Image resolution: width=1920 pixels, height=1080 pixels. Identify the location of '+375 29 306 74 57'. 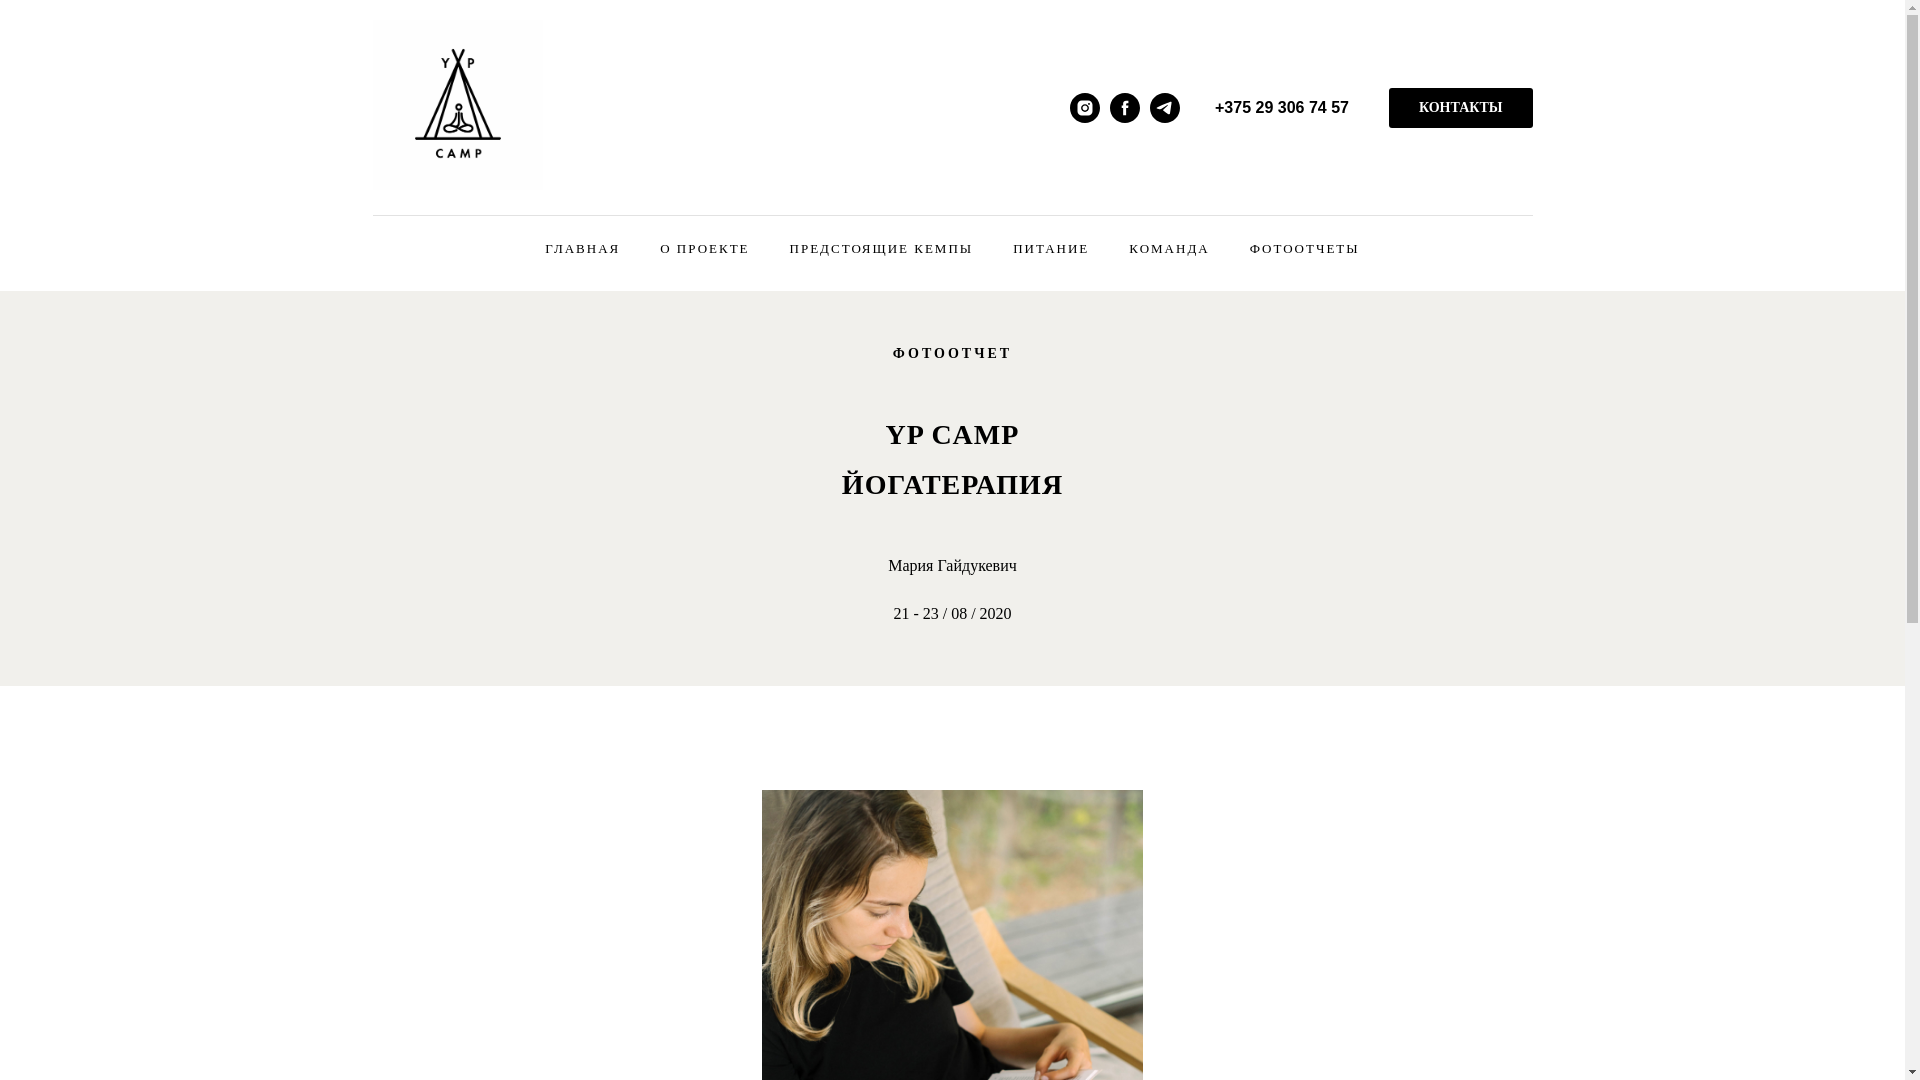
(1281, 107).